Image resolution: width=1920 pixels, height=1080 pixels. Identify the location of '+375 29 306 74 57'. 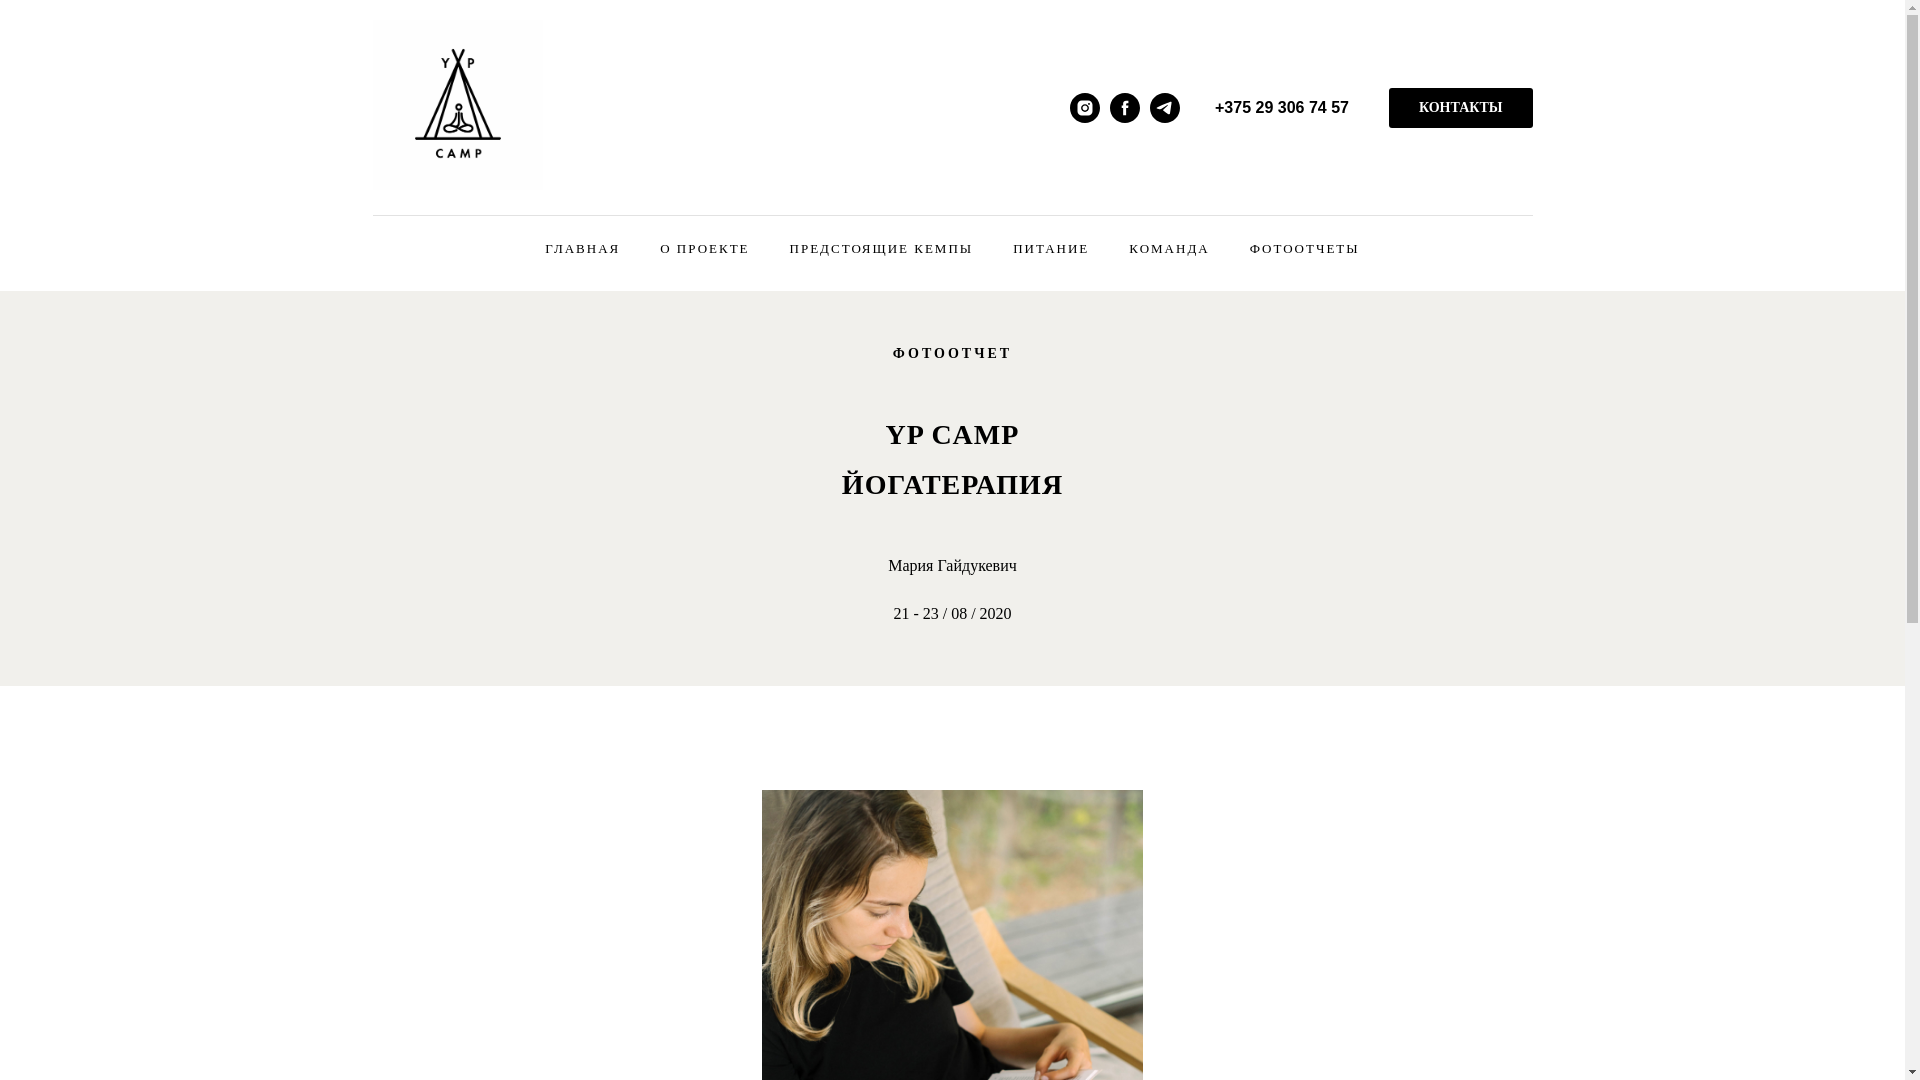
(1281, 107).